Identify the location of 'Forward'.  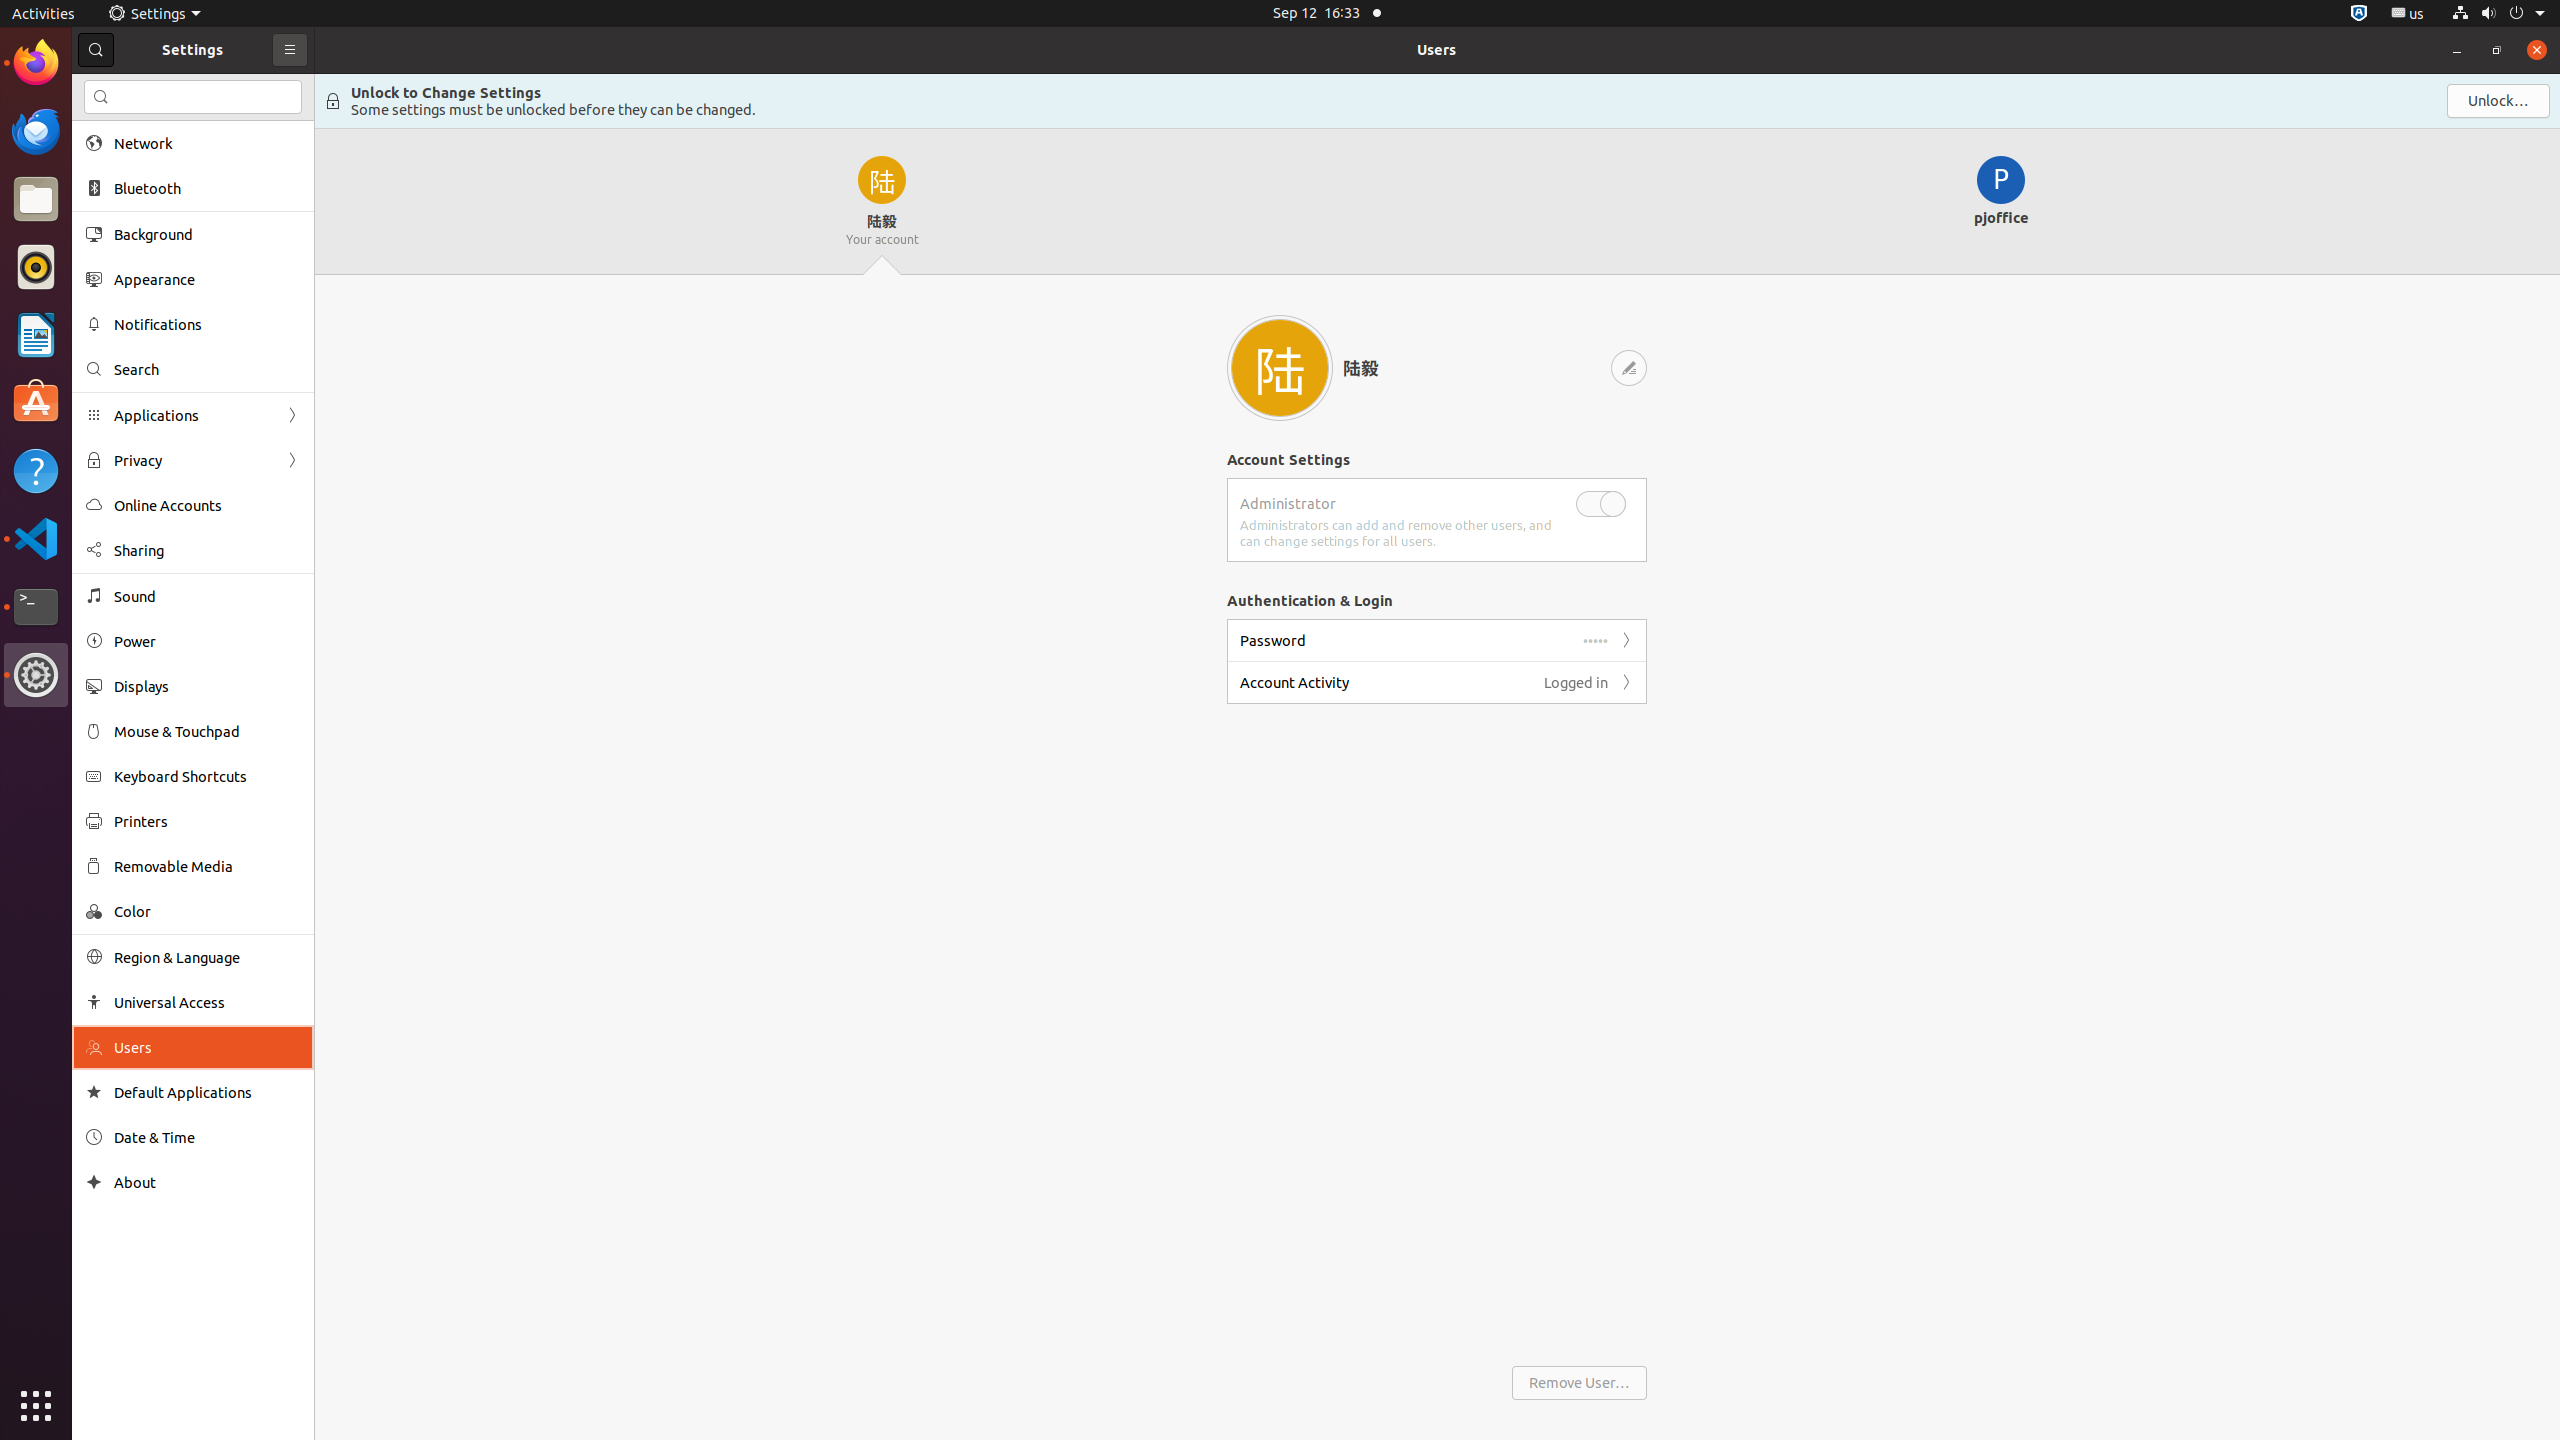
(1626, 681).